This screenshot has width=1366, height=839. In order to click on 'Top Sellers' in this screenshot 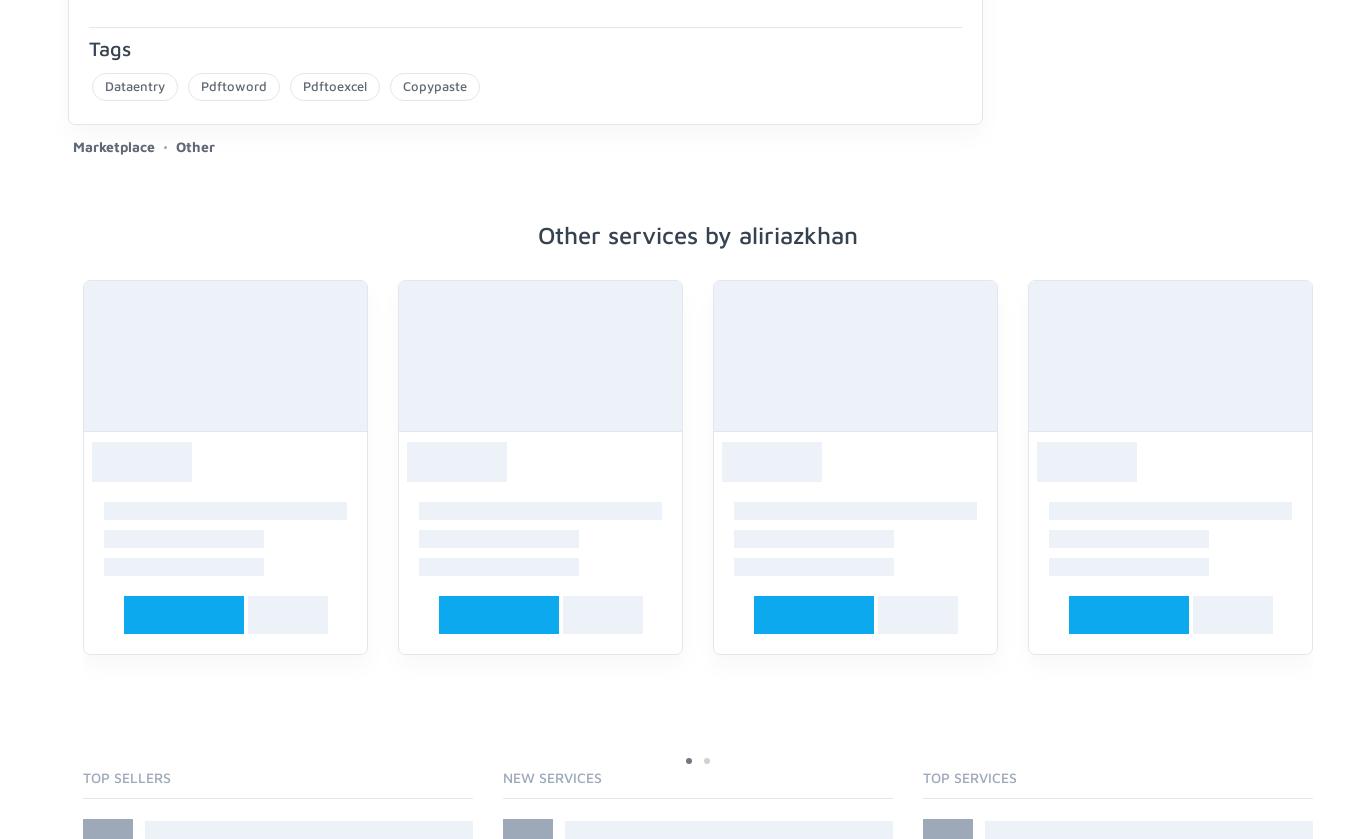, I will do `click(126, 775)`.